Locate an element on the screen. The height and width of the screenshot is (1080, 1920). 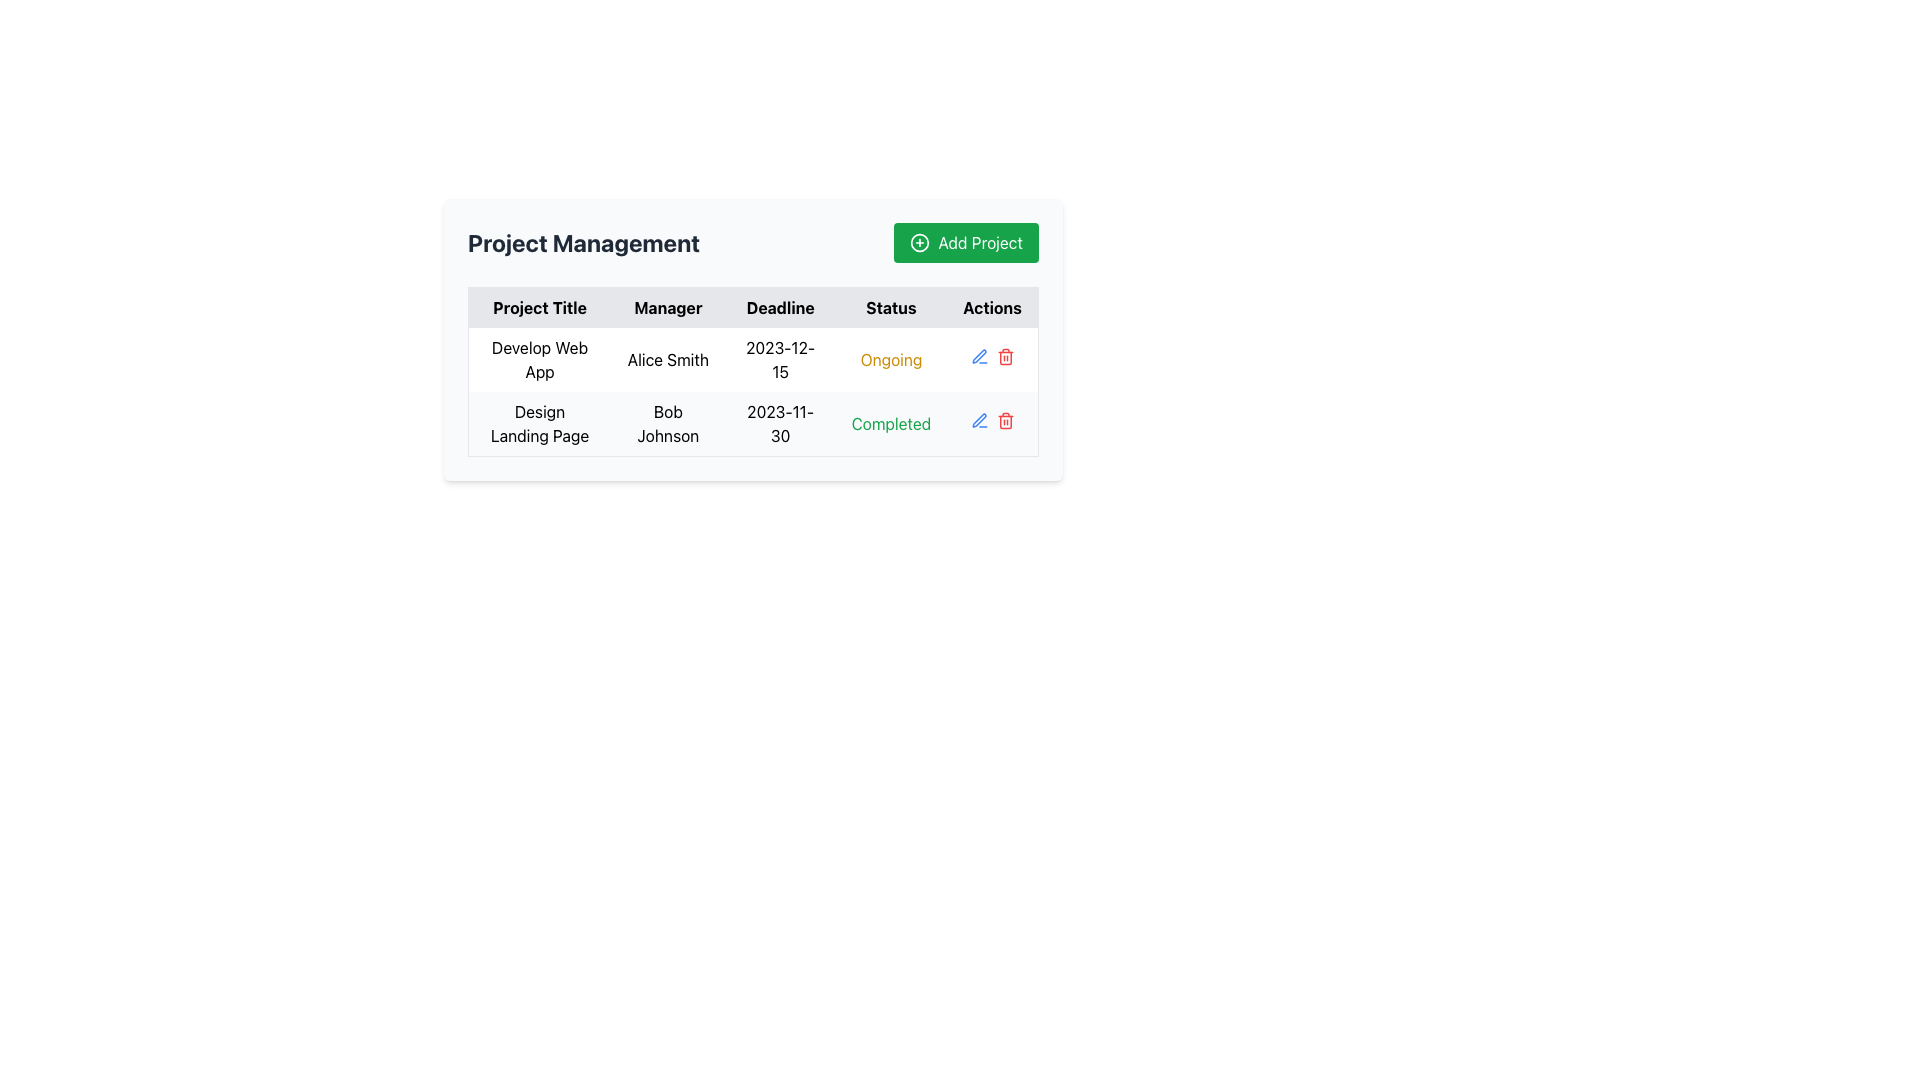
the Blank Space element located in the 'Actions' column of the second row of the table, adjacent to the trash bin icon is located at coordinates (992, 423).